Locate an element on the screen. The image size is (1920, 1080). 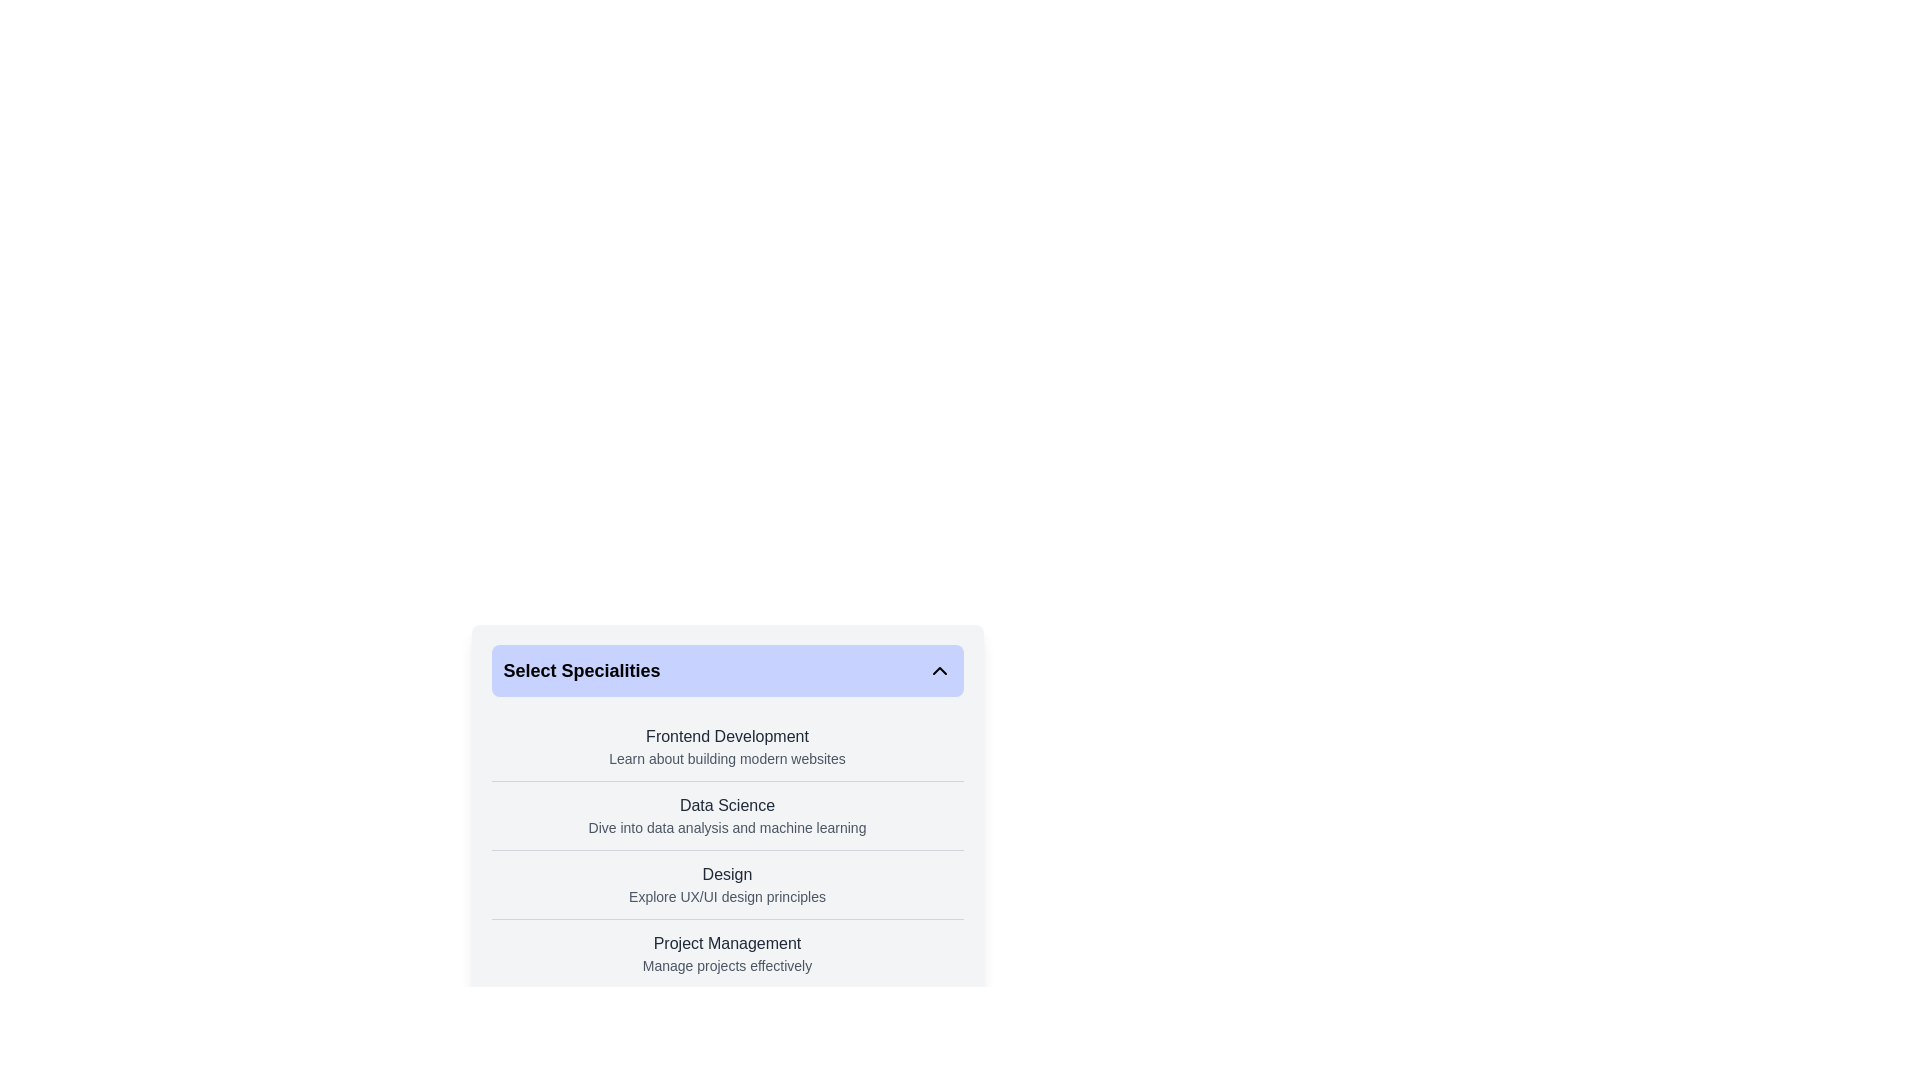
the 'Data Science' specialty option, which is the second item in the list of selectable specialties located between 'Frontend Development' and 'Design' is located at coordinates (726, 836).